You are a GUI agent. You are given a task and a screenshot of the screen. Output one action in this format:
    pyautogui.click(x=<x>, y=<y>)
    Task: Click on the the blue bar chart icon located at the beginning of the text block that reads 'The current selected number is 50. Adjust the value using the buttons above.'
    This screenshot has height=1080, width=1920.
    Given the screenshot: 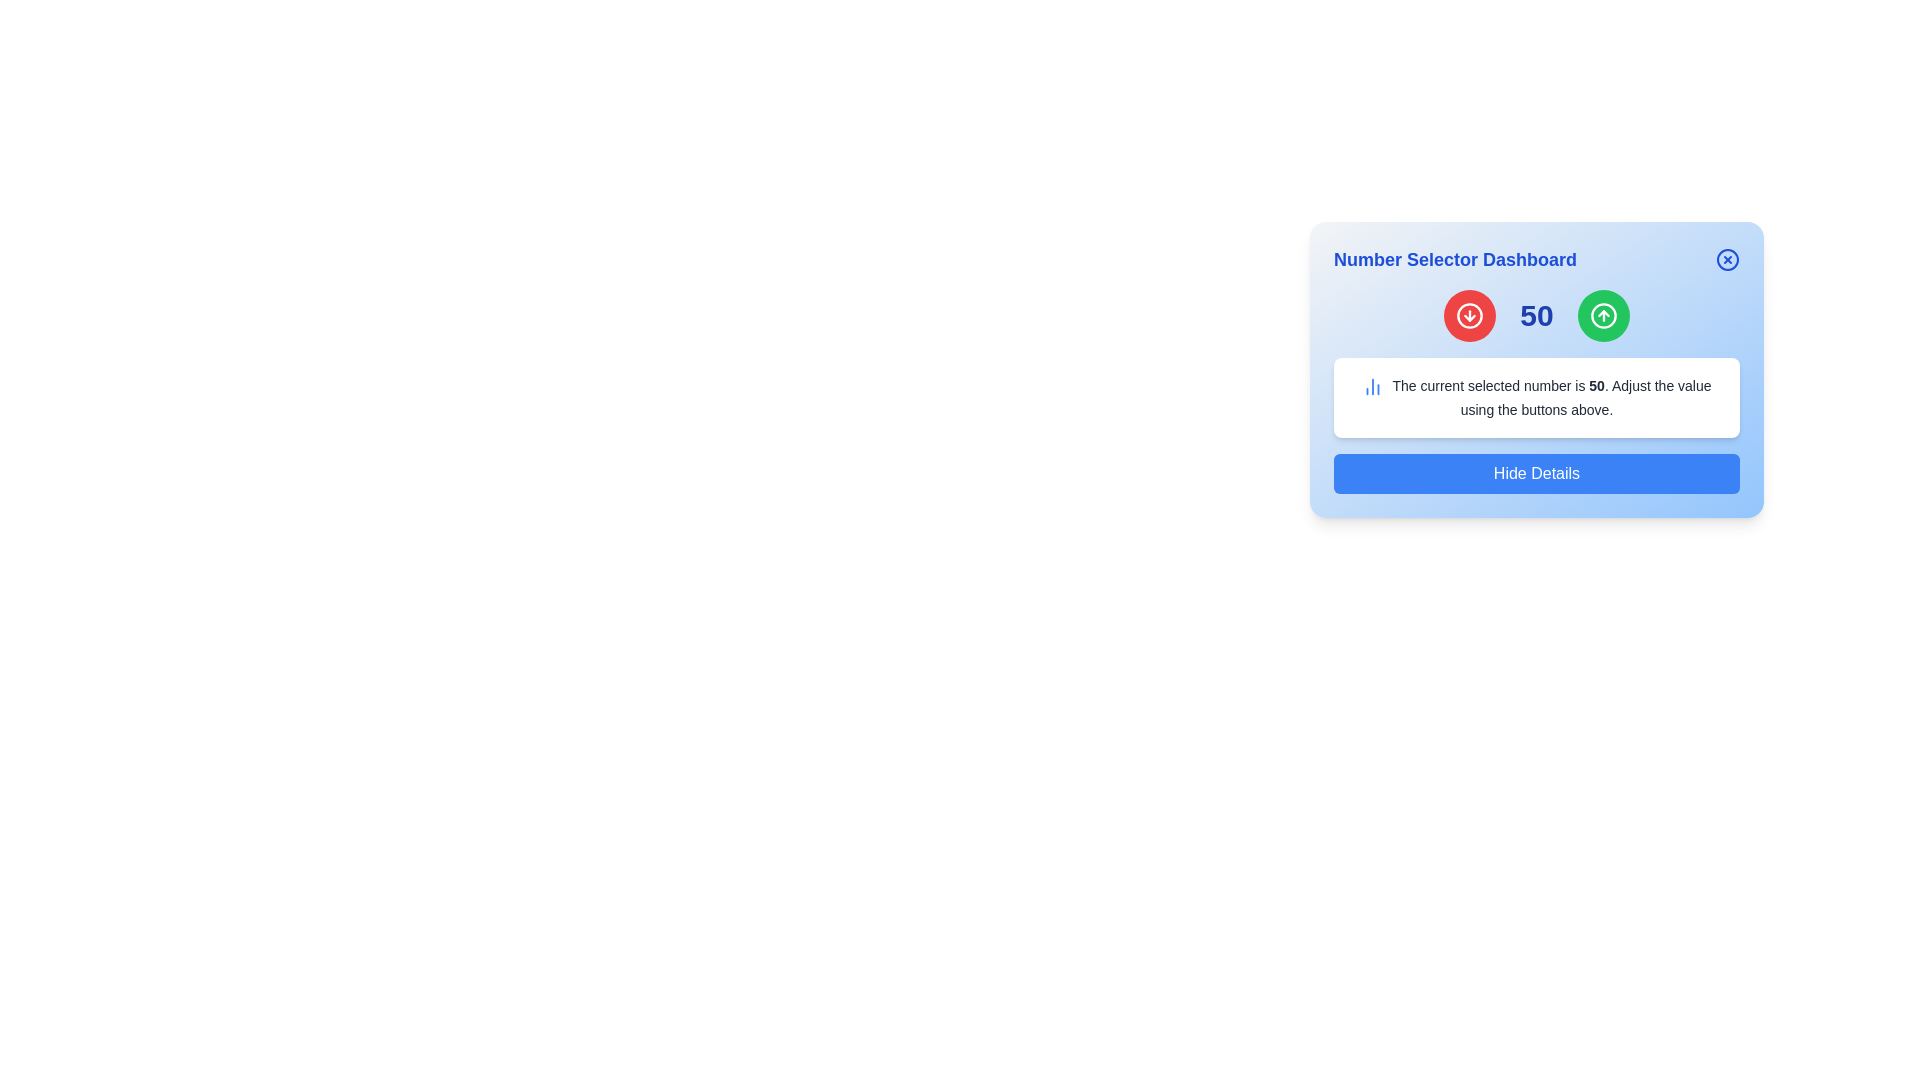 What is the action you would take?
    pyautogui.click(x=1372, y=386)
    